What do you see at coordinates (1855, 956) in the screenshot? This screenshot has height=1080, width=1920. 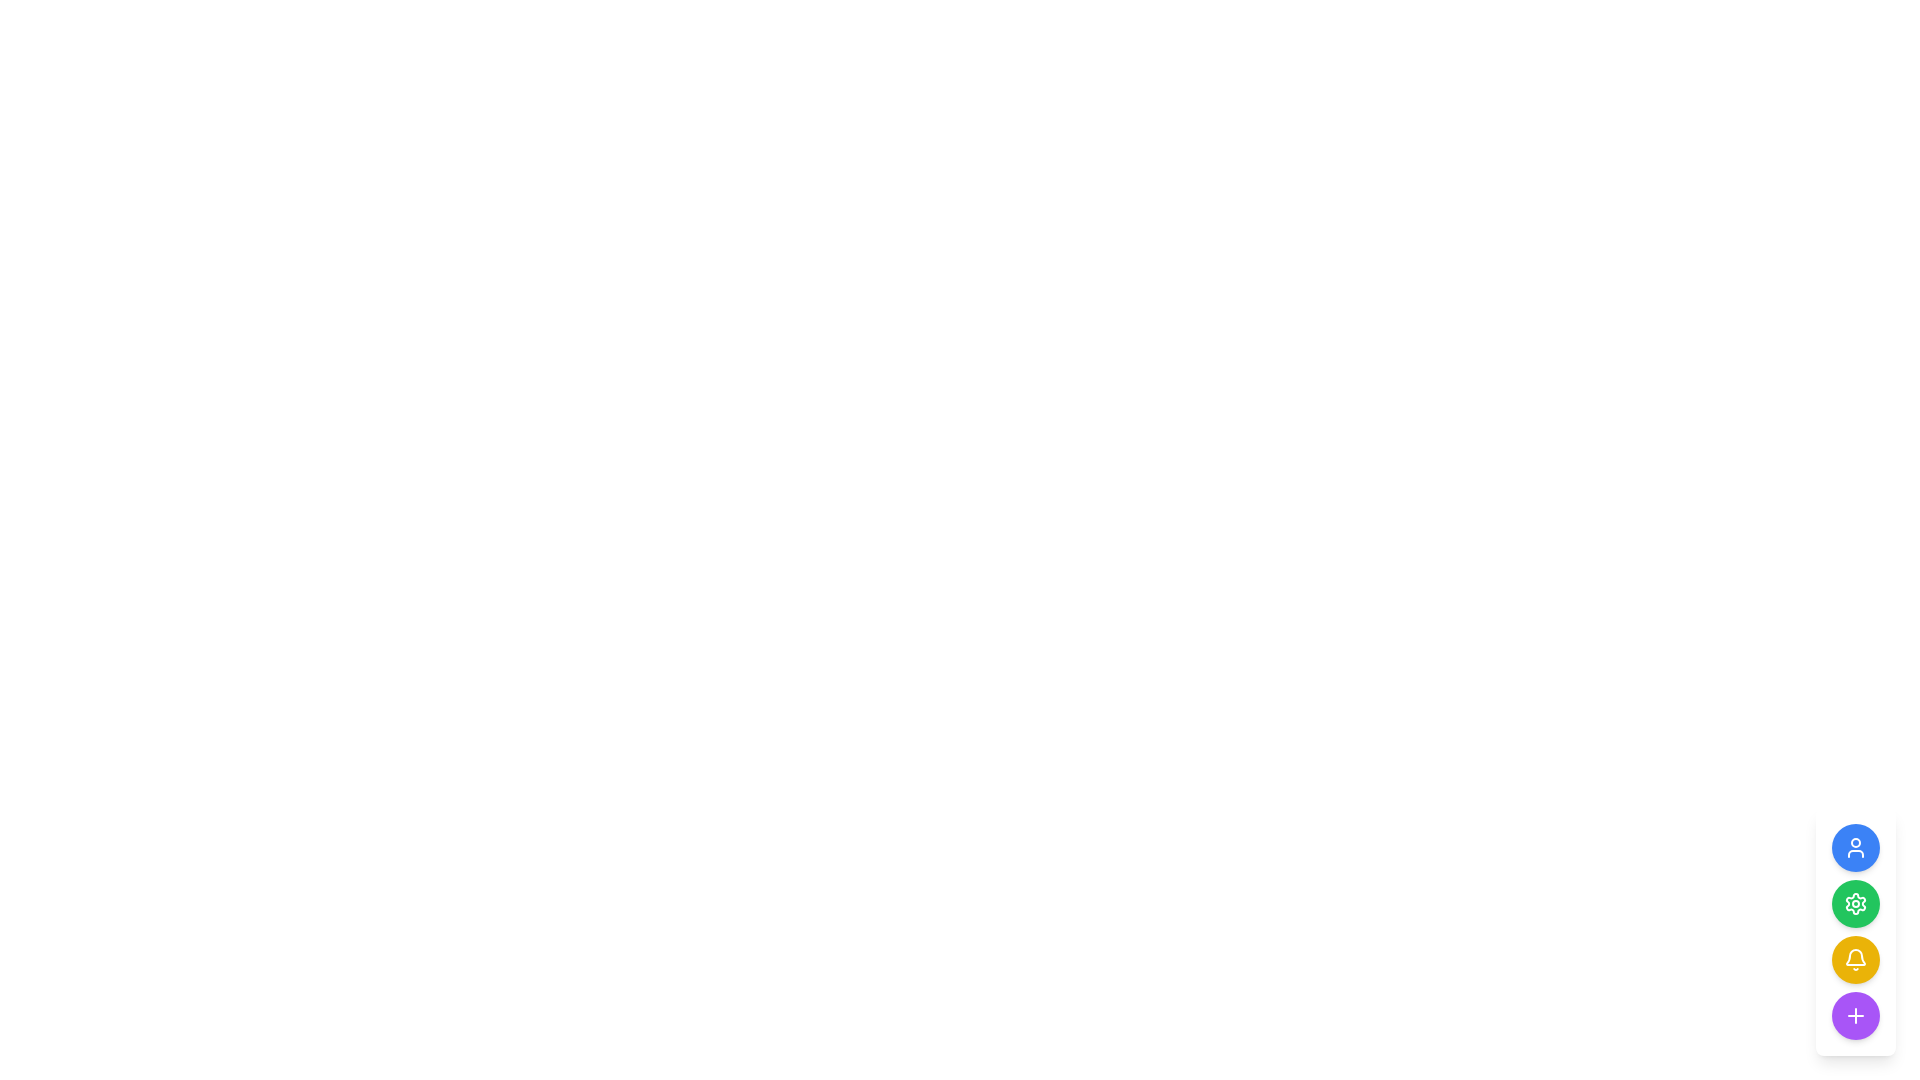 I see `the notification Icon Button located in the third position from the top in a vertical stack of icons within a floating right-side menu, directly below the green gear icon and above the pink plus icon` at bounding box center [1855, 956].